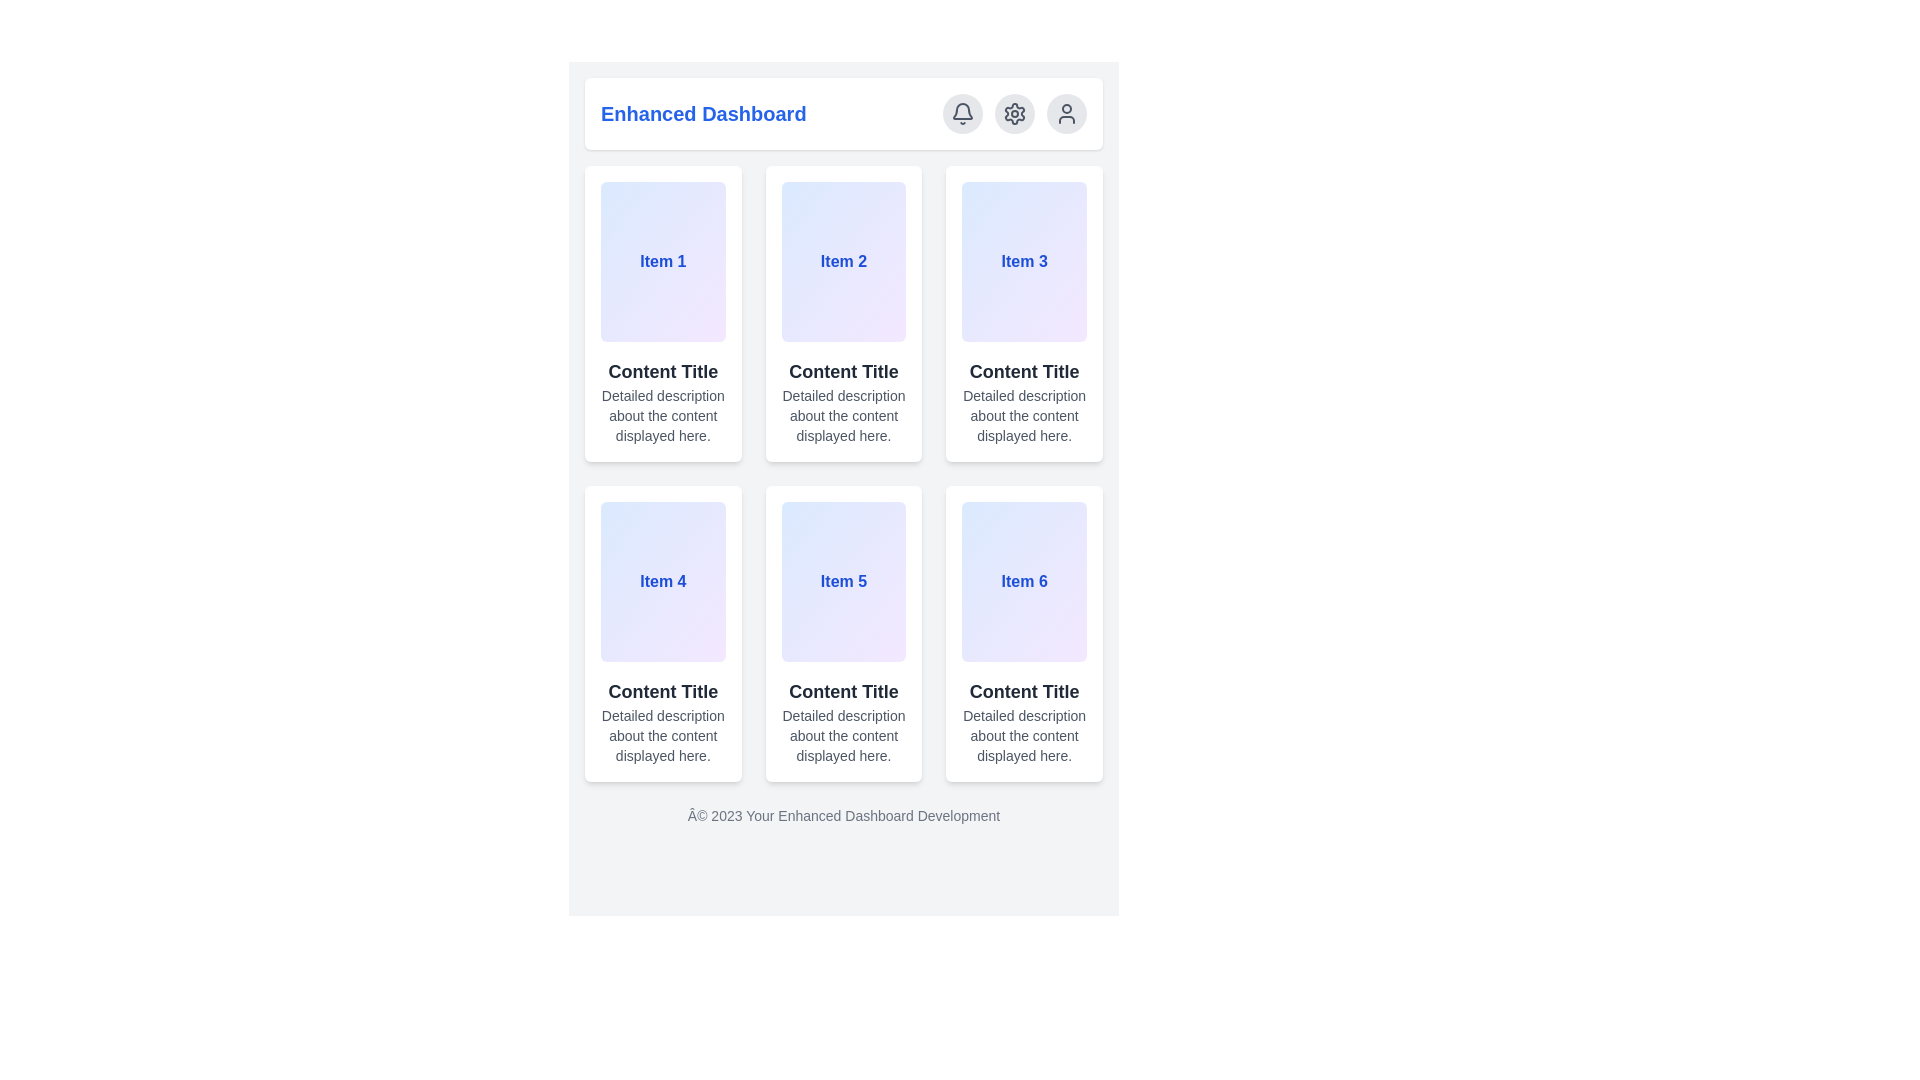  What do you see at coordinates (663, 371) in the screenshot?
I see `text label that displays 'Content Title', which is styled with dark gray, bold font and is positioned centrally under the blue rectangle labeled 'Item 1'` at bounding box center [663, 371].